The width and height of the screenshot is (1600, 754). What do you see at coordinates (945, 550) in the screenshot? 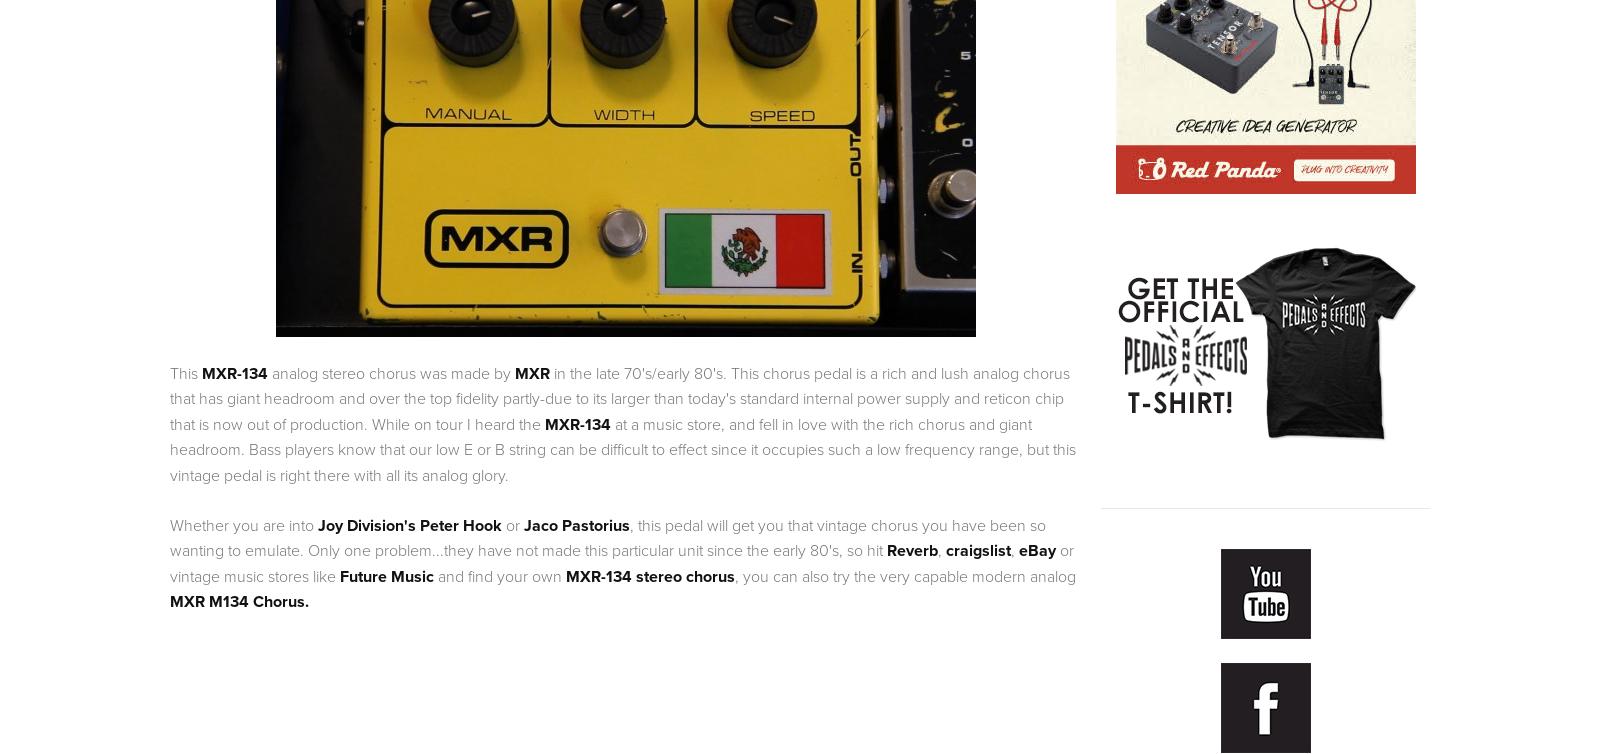
I see `'craigslist'` at bounding box center [945, 550].